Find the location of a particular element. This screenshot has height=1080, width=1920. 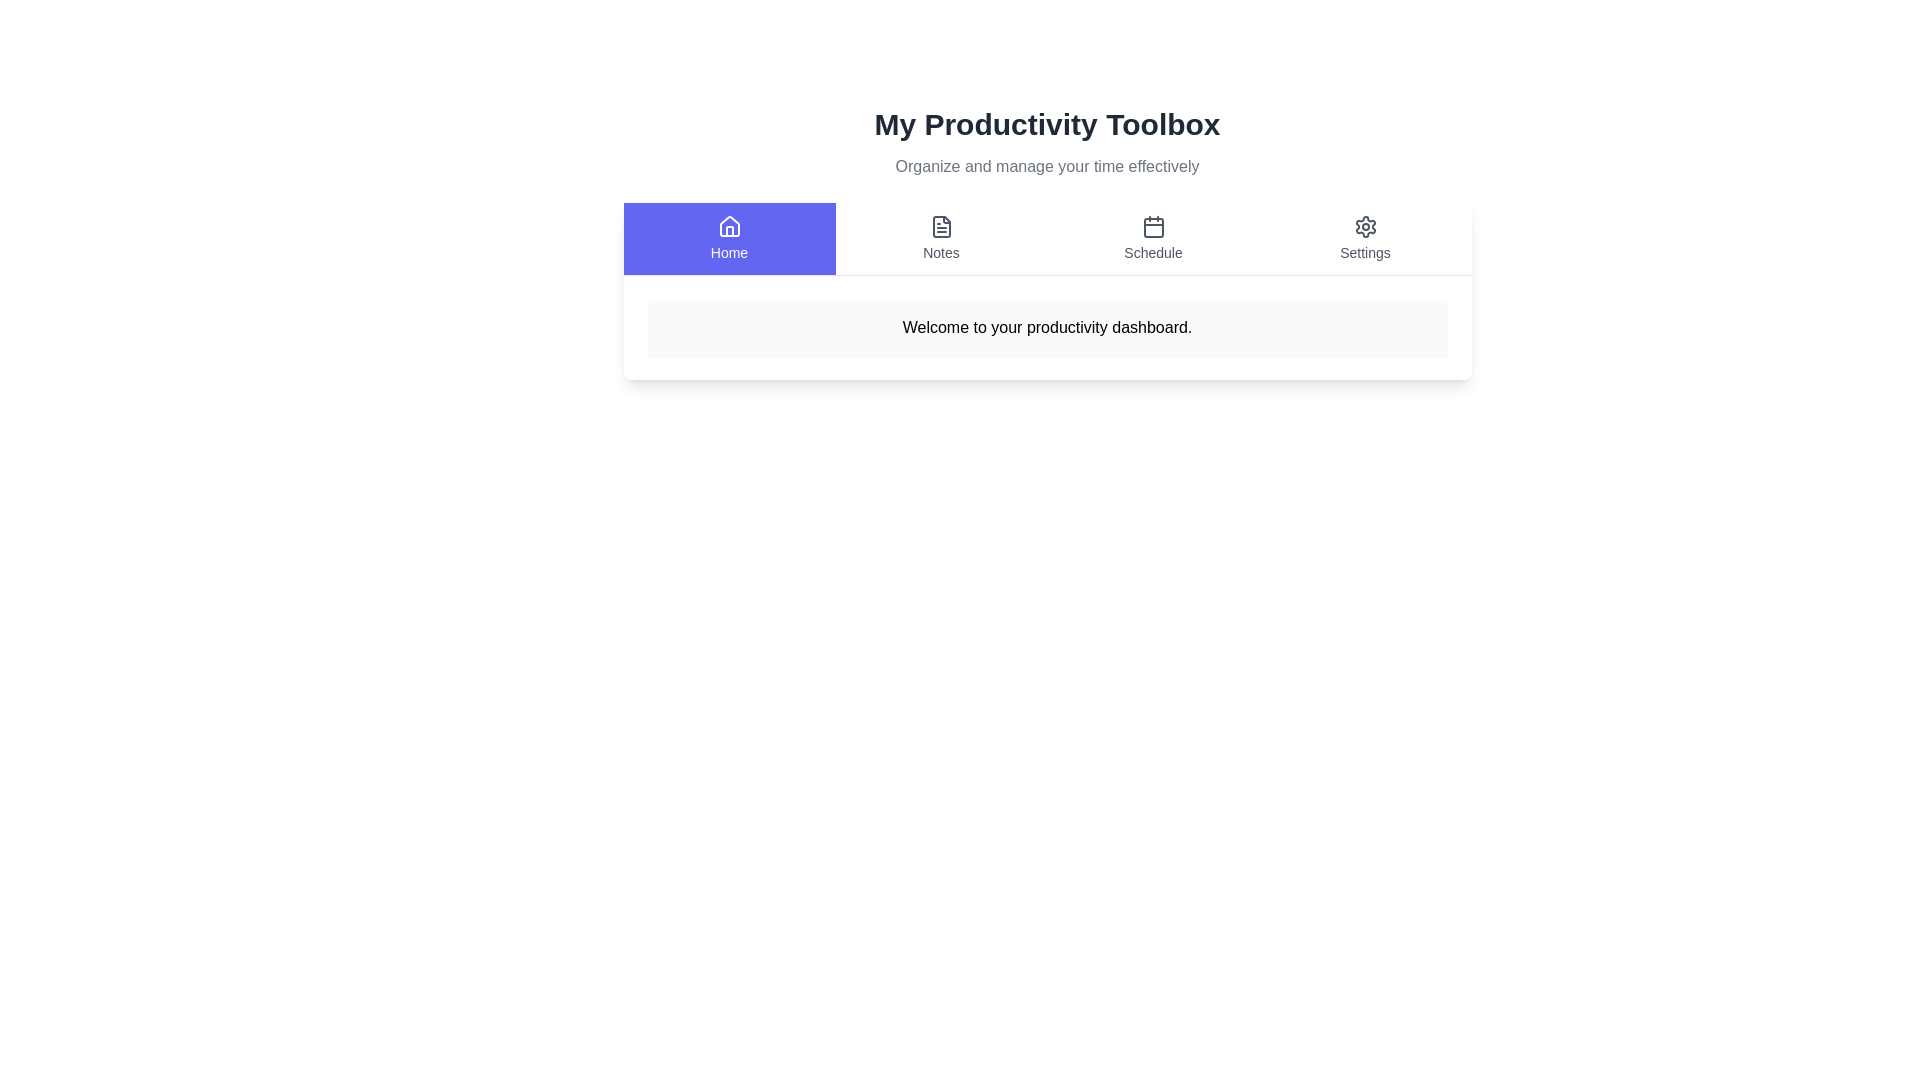

text contained in the informational box with a light gray background that says 'Welcome to your productivity dashboard.' is located at coordinates (1046, 326).